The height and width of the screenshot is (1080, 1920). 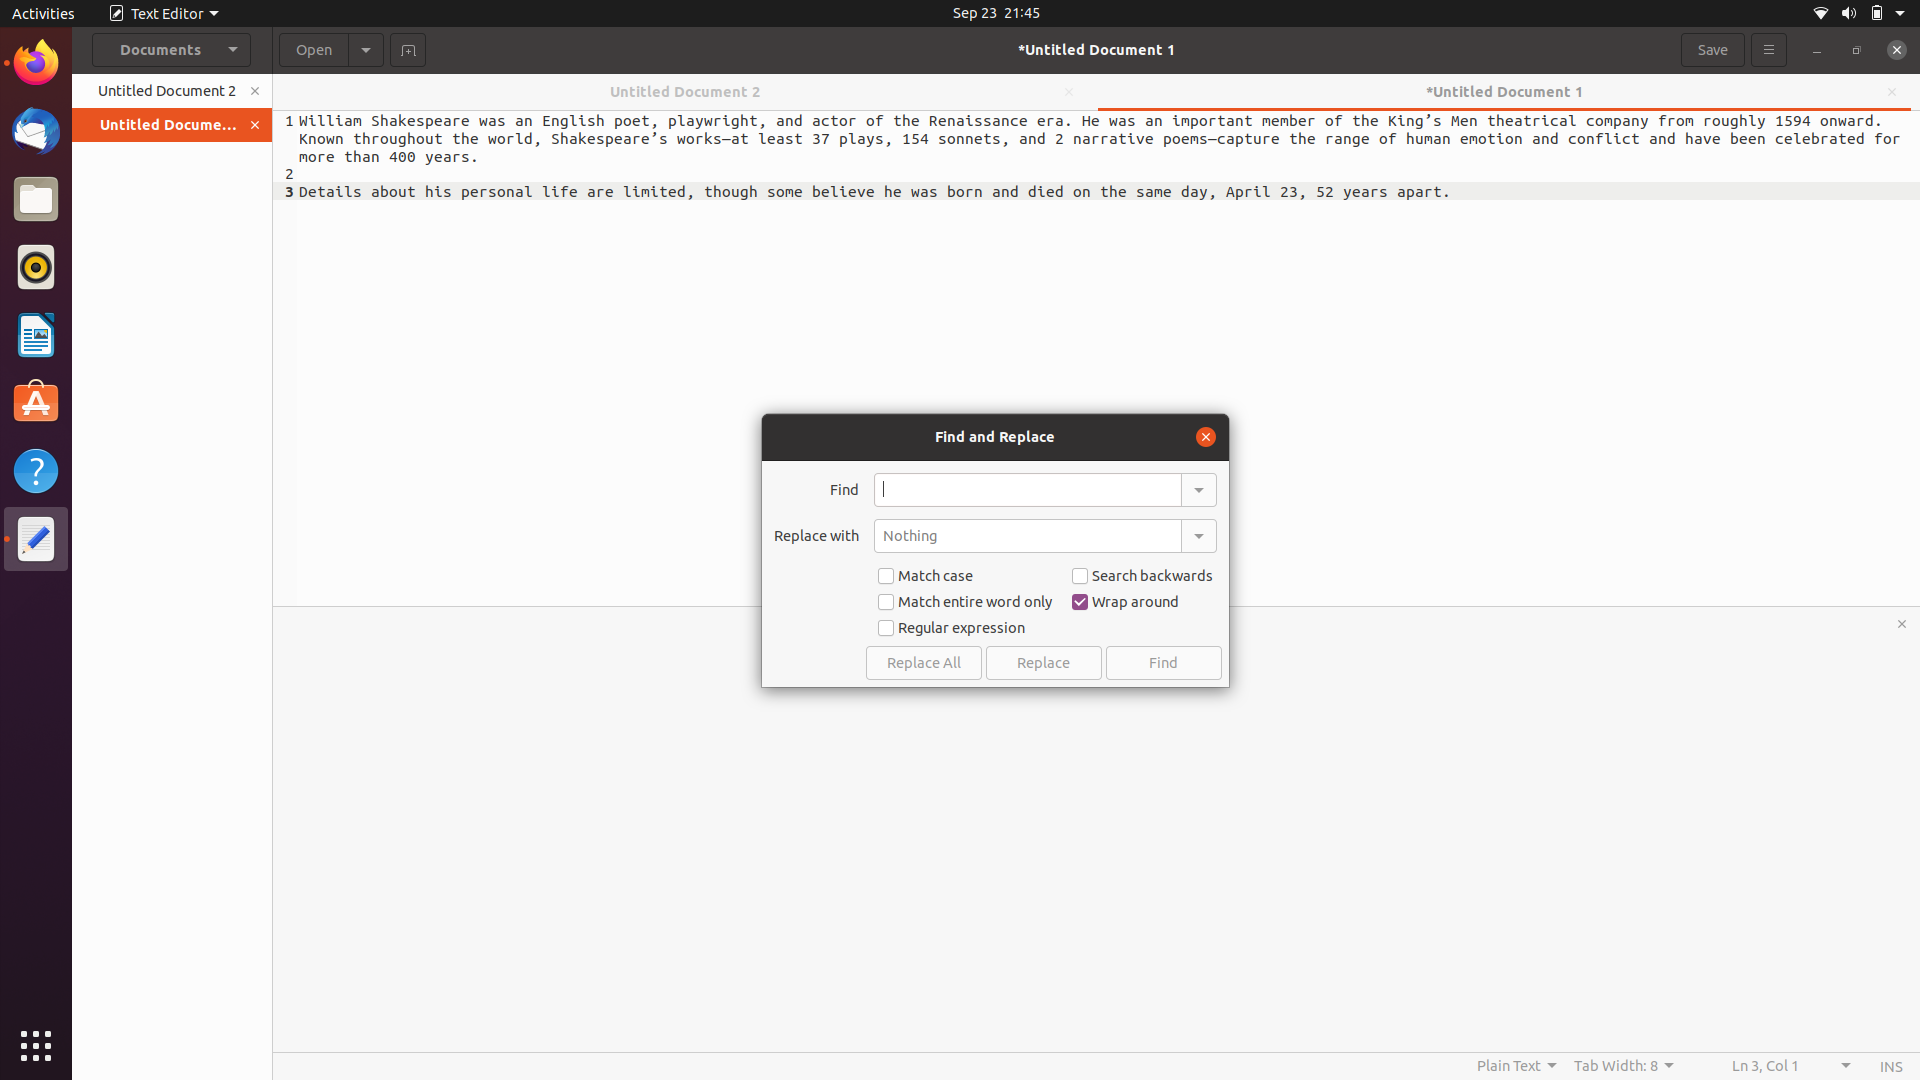 What do you see at coordinates (1027, 489) in the screenshot?
I see `Match and find the word "shakespeare" with the same case in the document` at bounding box center [1027, 489].